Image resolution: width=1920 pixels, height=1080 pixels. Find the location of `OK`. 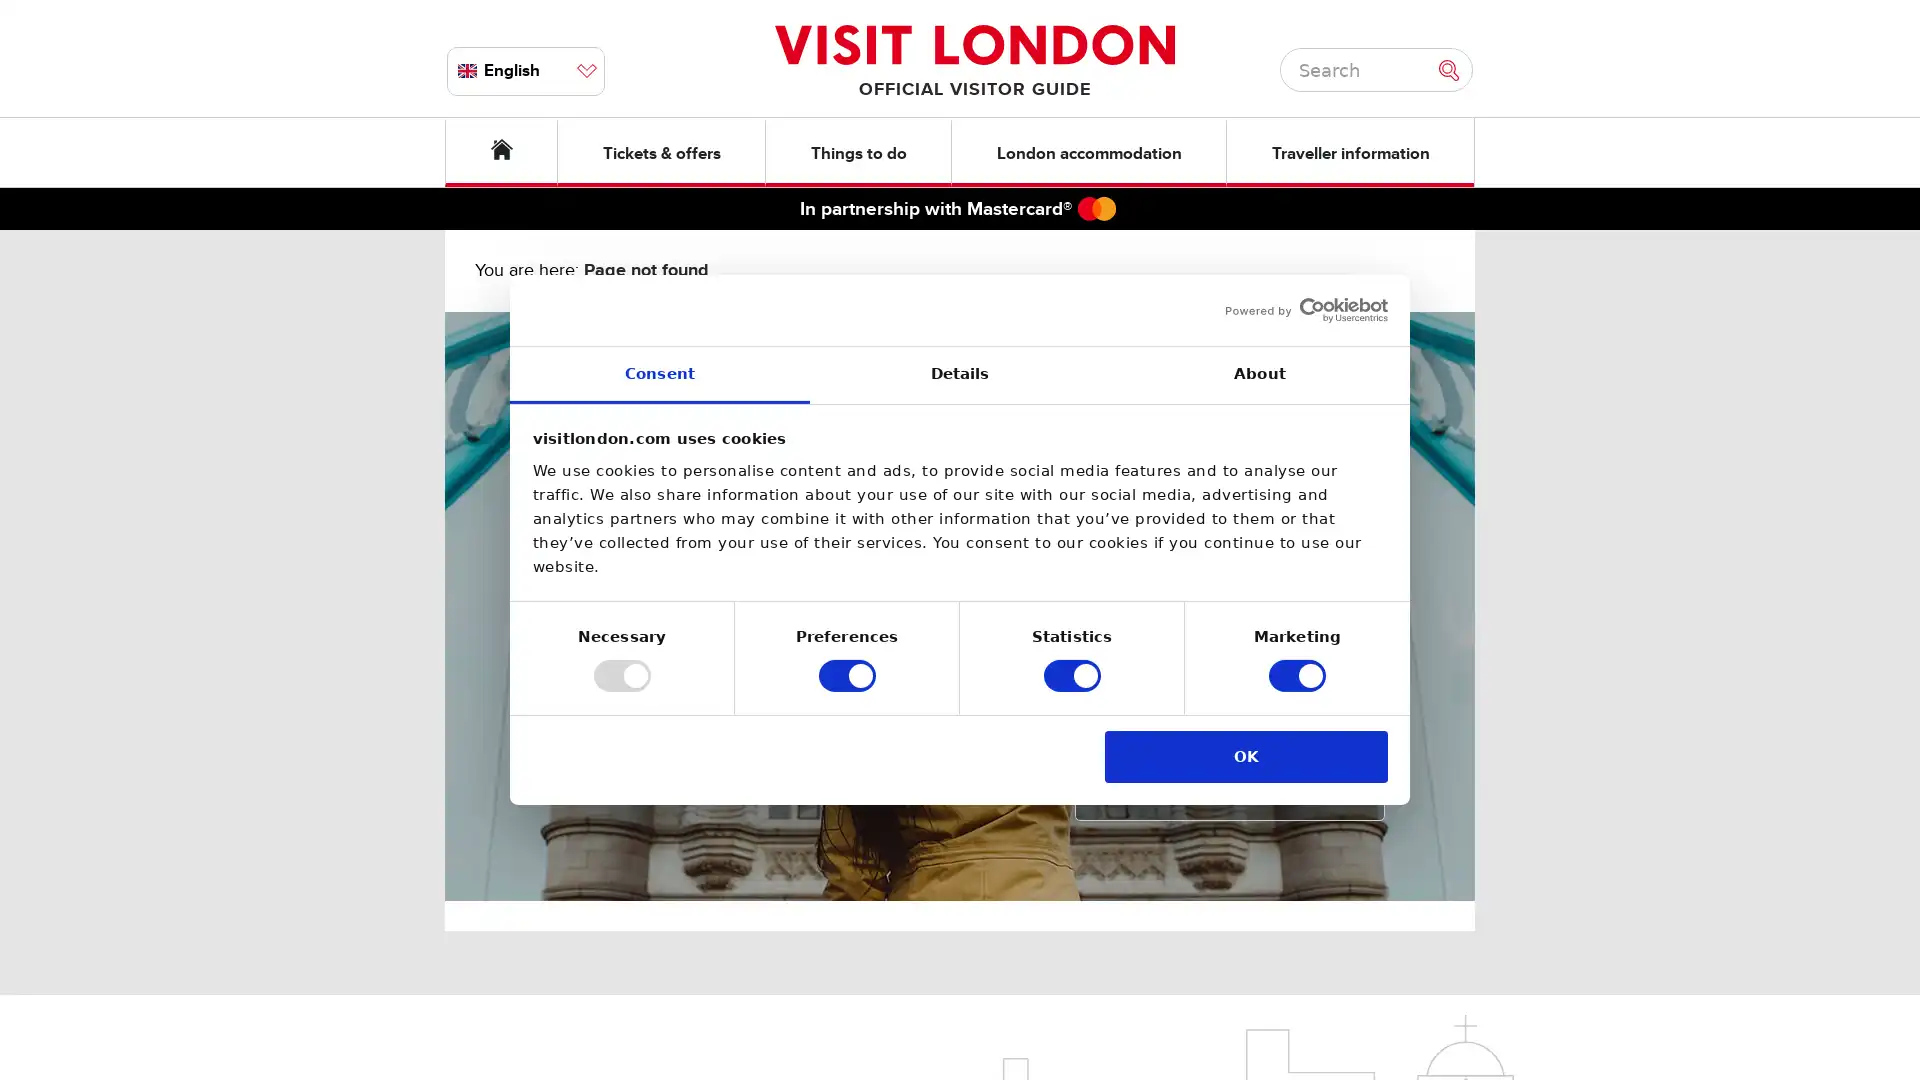

OK is located at coordinates (1245, 756).